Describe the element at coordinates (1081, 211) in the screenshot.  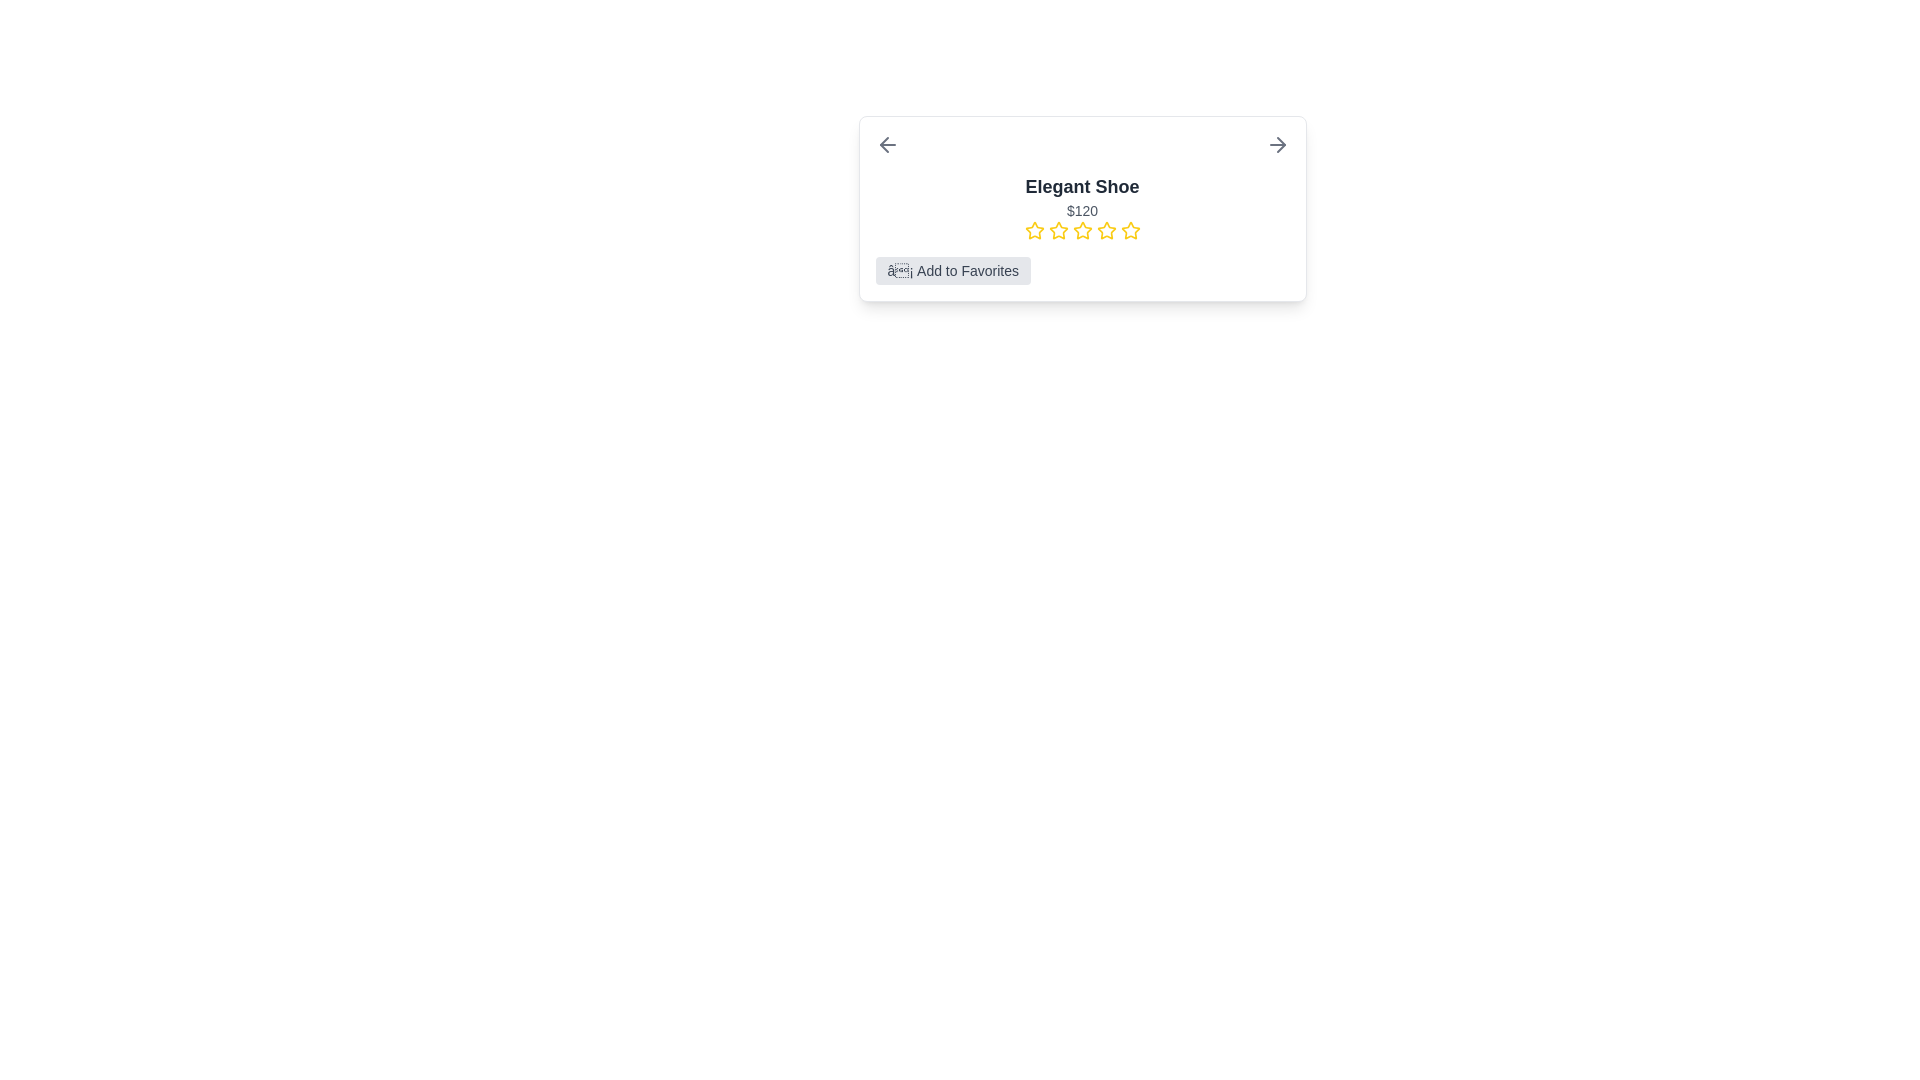
I see `the price display text label indicating the cost as '$120', located in the second row of the card layout beneath the title 'Elegant Shoe'` at that location.